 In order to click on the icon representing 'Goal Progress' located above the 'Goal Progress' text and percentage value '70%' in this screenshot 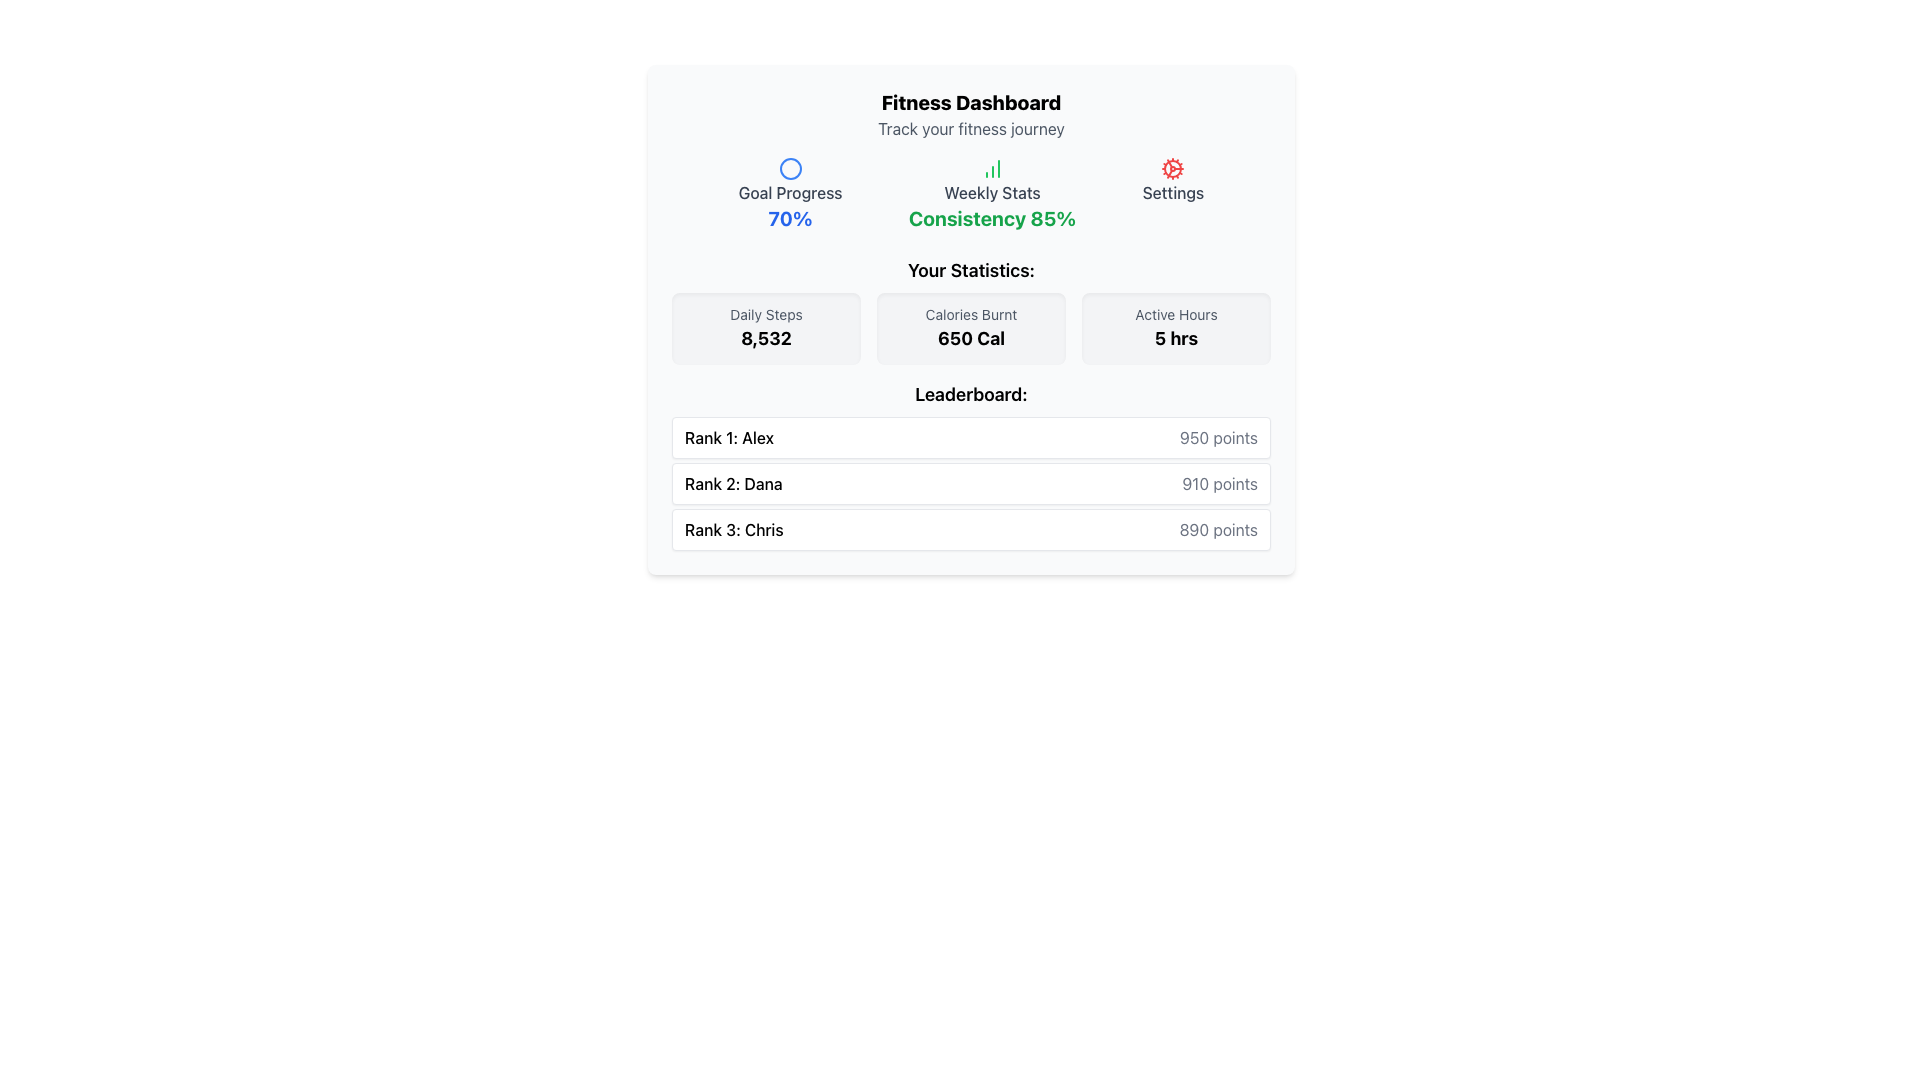, I will do `click(789, 168)`.